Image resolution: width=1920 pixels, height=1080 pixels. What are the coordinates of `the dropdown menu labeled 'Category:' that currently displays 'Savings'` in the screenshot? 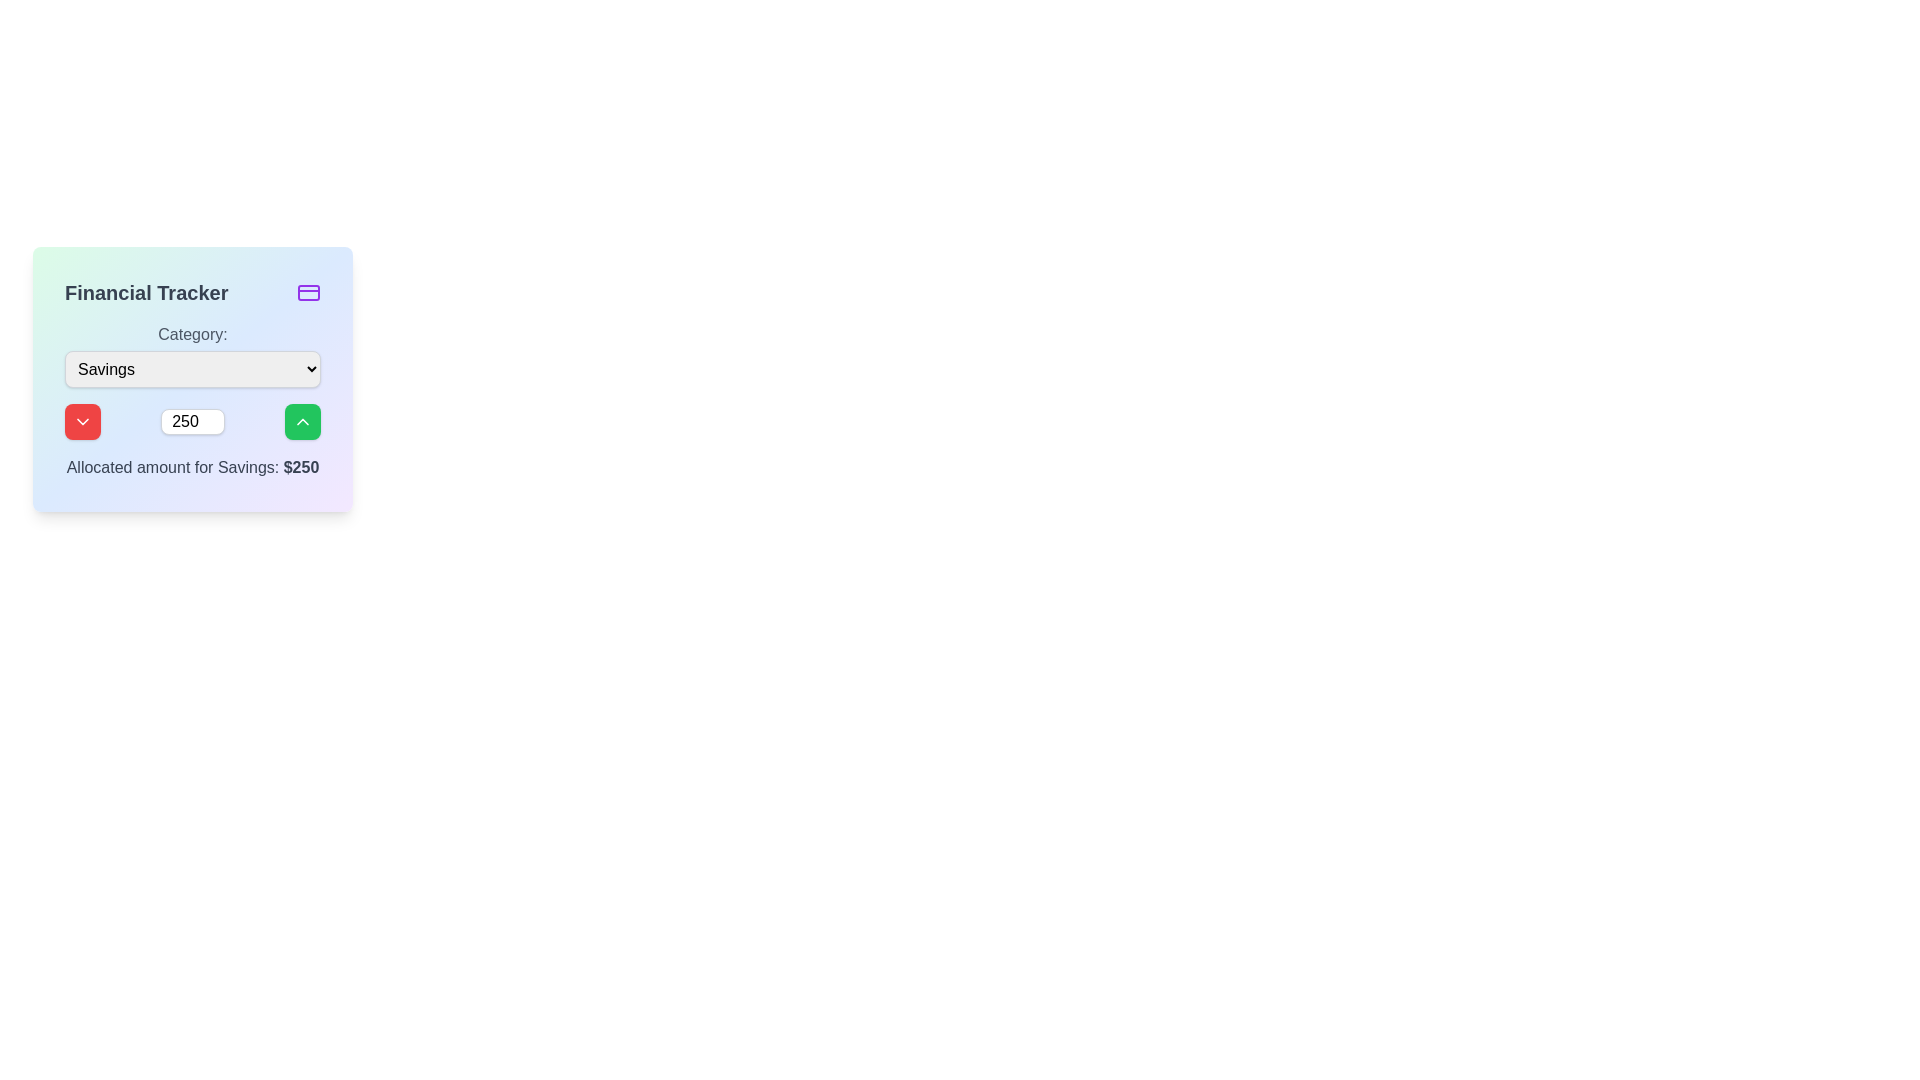 It's located at (192, 369).